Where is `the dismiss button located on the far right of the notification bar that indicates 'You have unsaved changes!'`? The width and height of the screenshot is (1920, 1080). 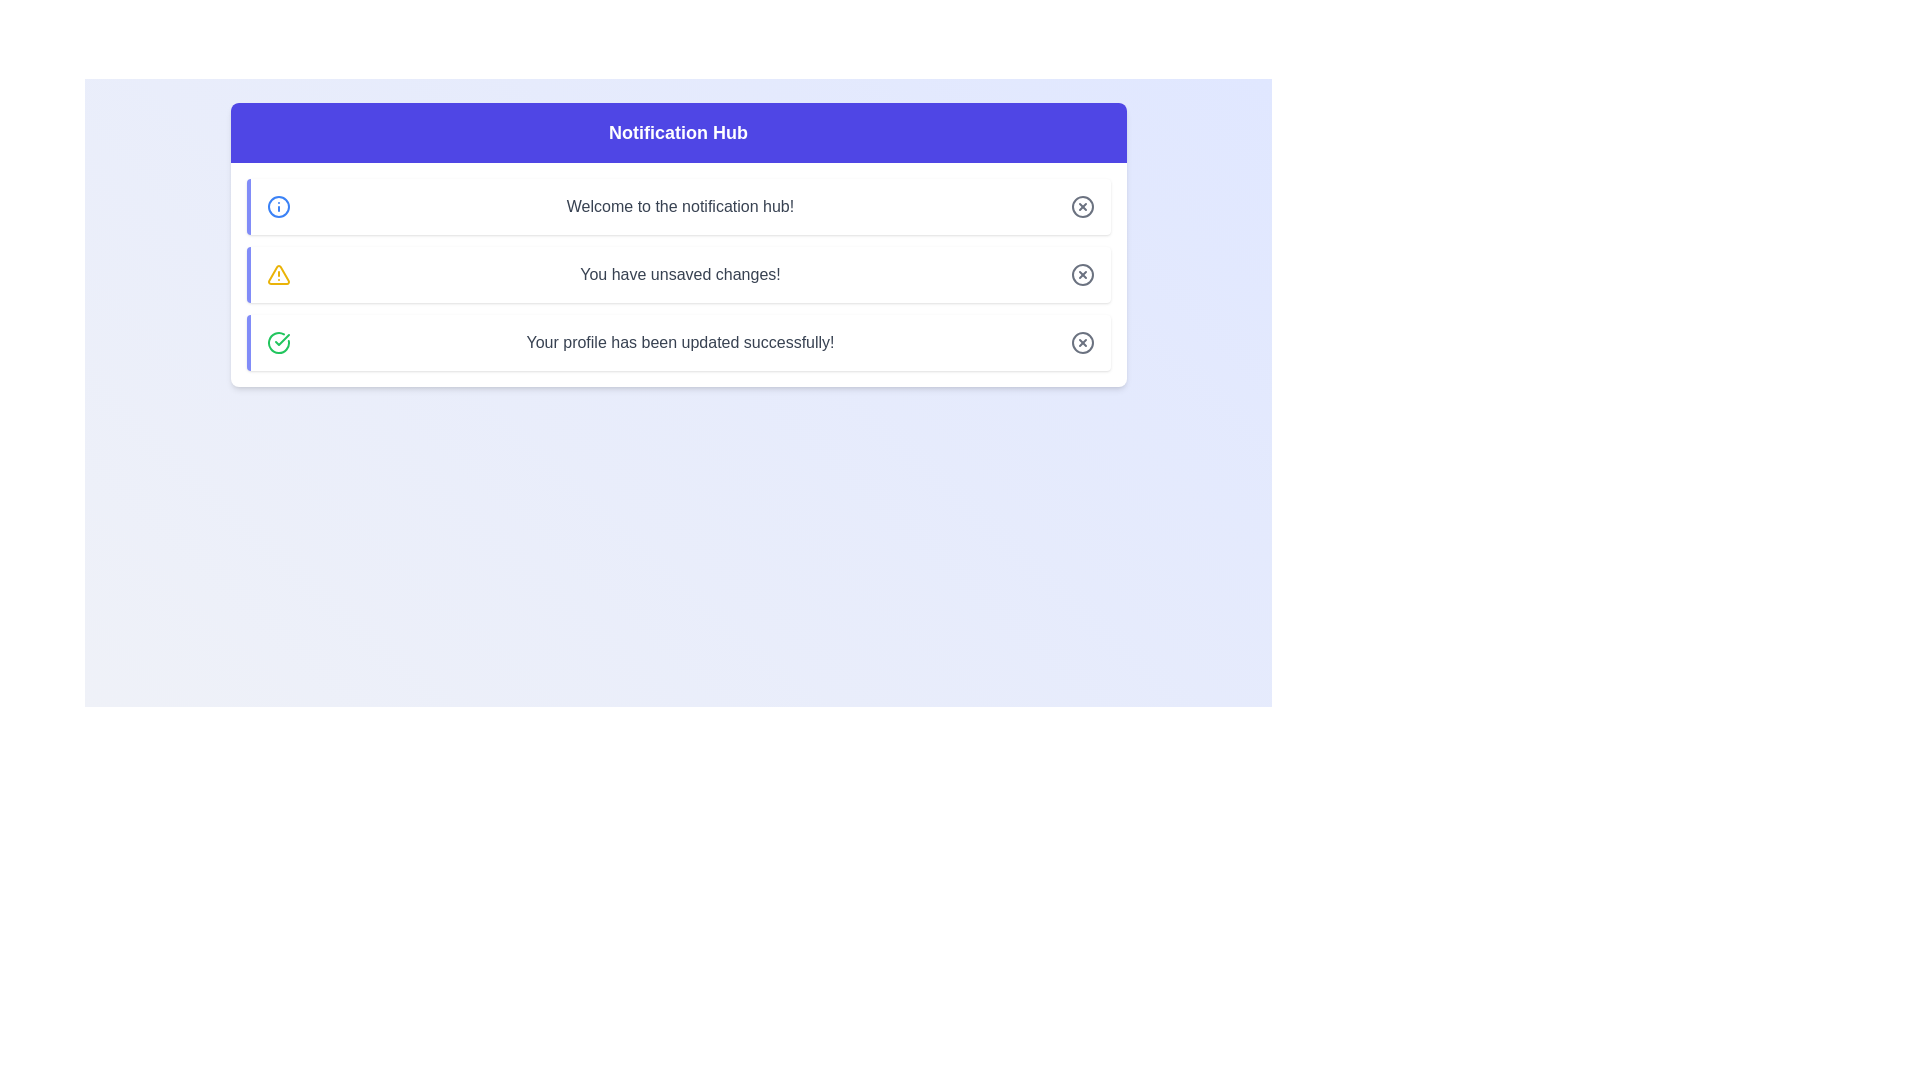
the dismiss button located on the far right of the notification bar that indicates 'You have unsaved changes!' is located at coordinates (1081, 274).